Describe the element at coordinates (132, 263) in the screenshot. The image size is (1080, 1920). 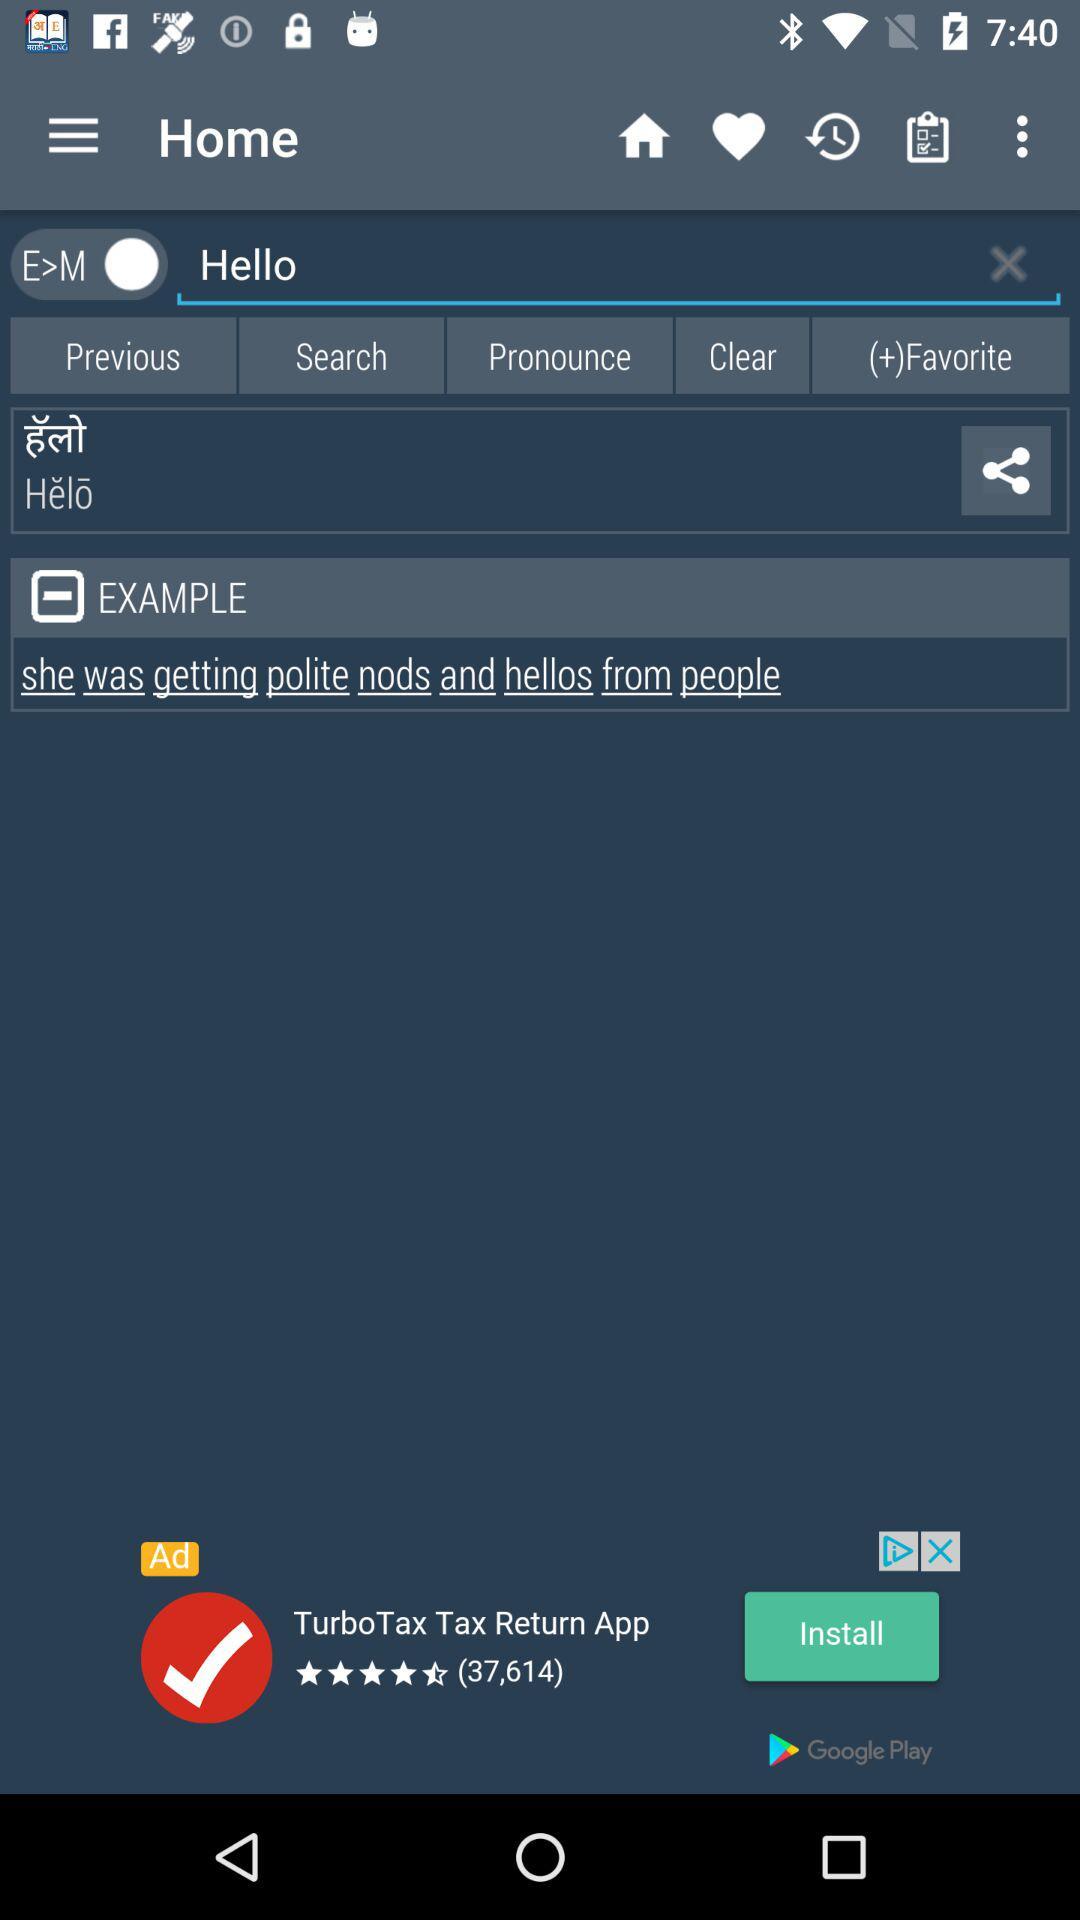
I see `option` at that location.